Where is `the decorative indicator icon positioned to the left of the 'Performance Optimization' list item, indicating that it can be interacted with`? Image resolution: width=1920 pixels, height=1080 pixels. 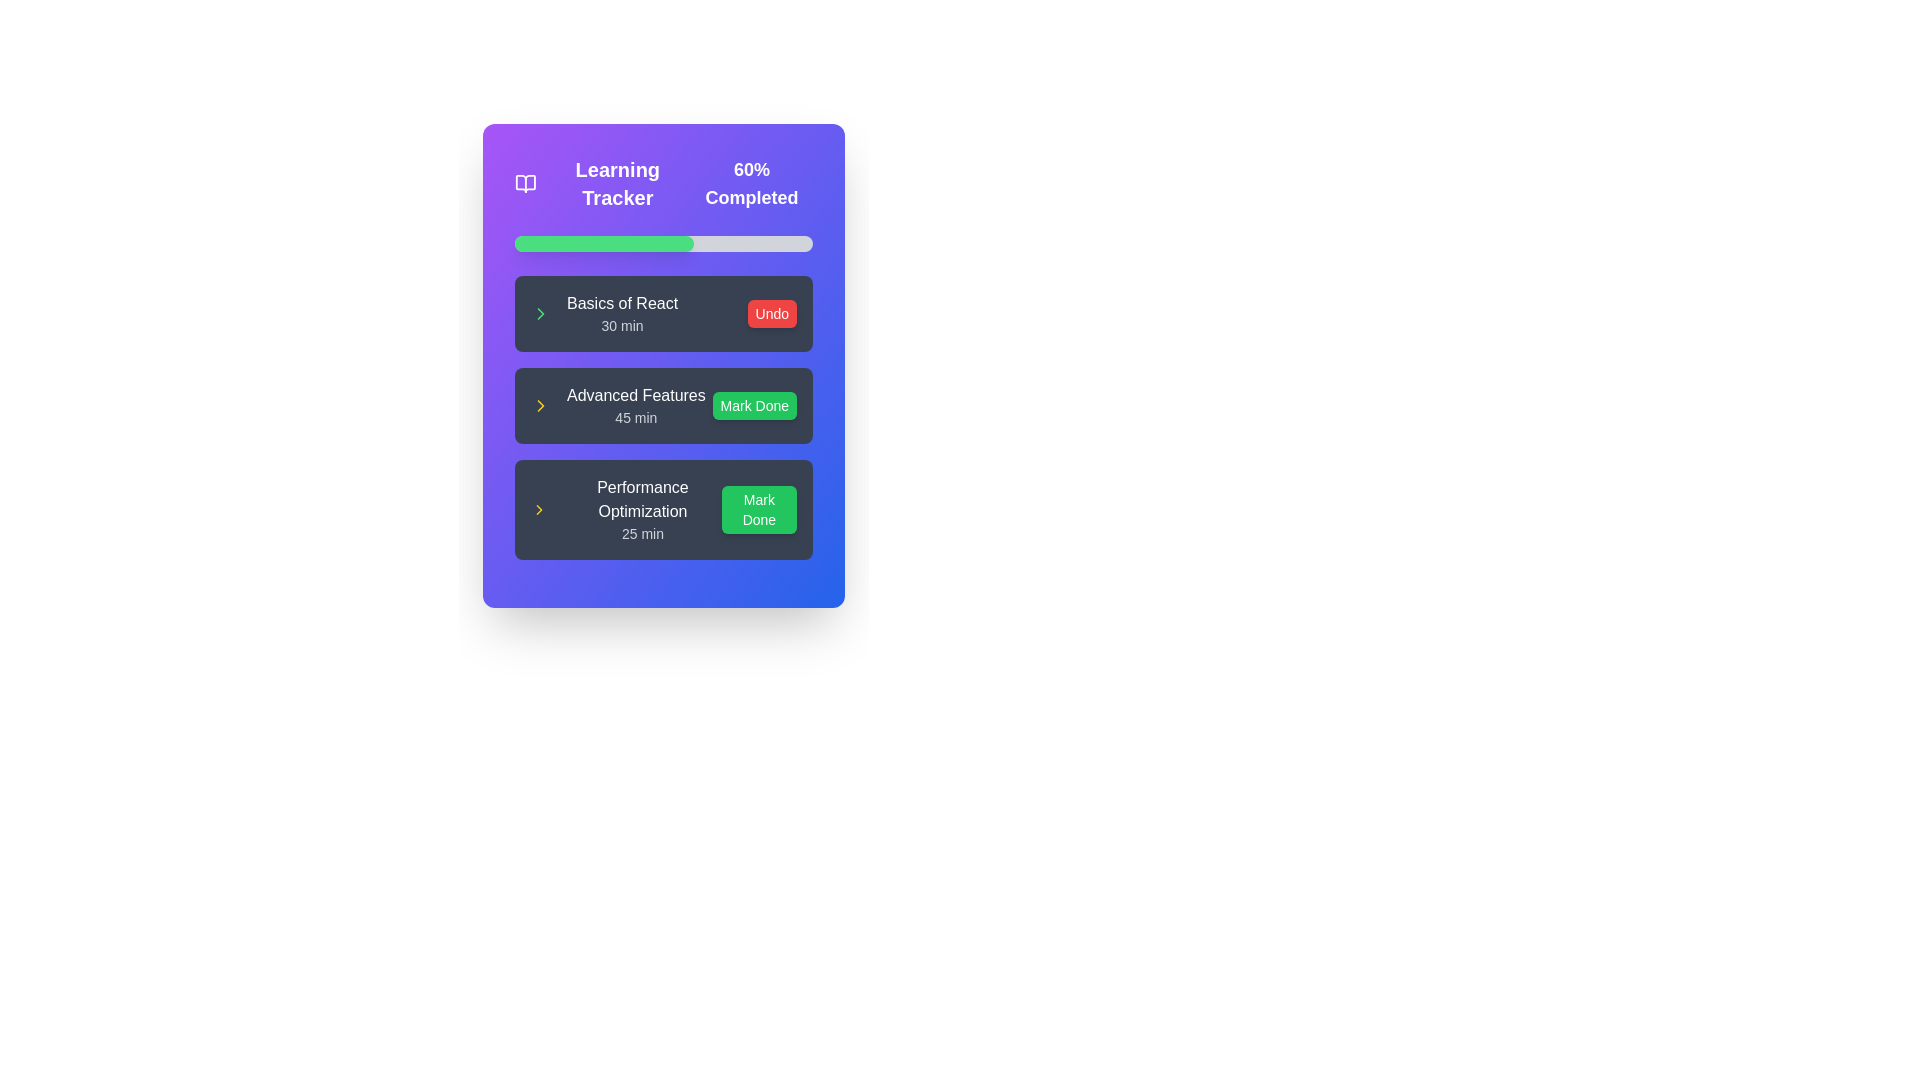
the decorative indicator icon positioned to the left of the 'Performance Optimization' list item, indicating that it can be interacted with is located at coordinates (541, 405).